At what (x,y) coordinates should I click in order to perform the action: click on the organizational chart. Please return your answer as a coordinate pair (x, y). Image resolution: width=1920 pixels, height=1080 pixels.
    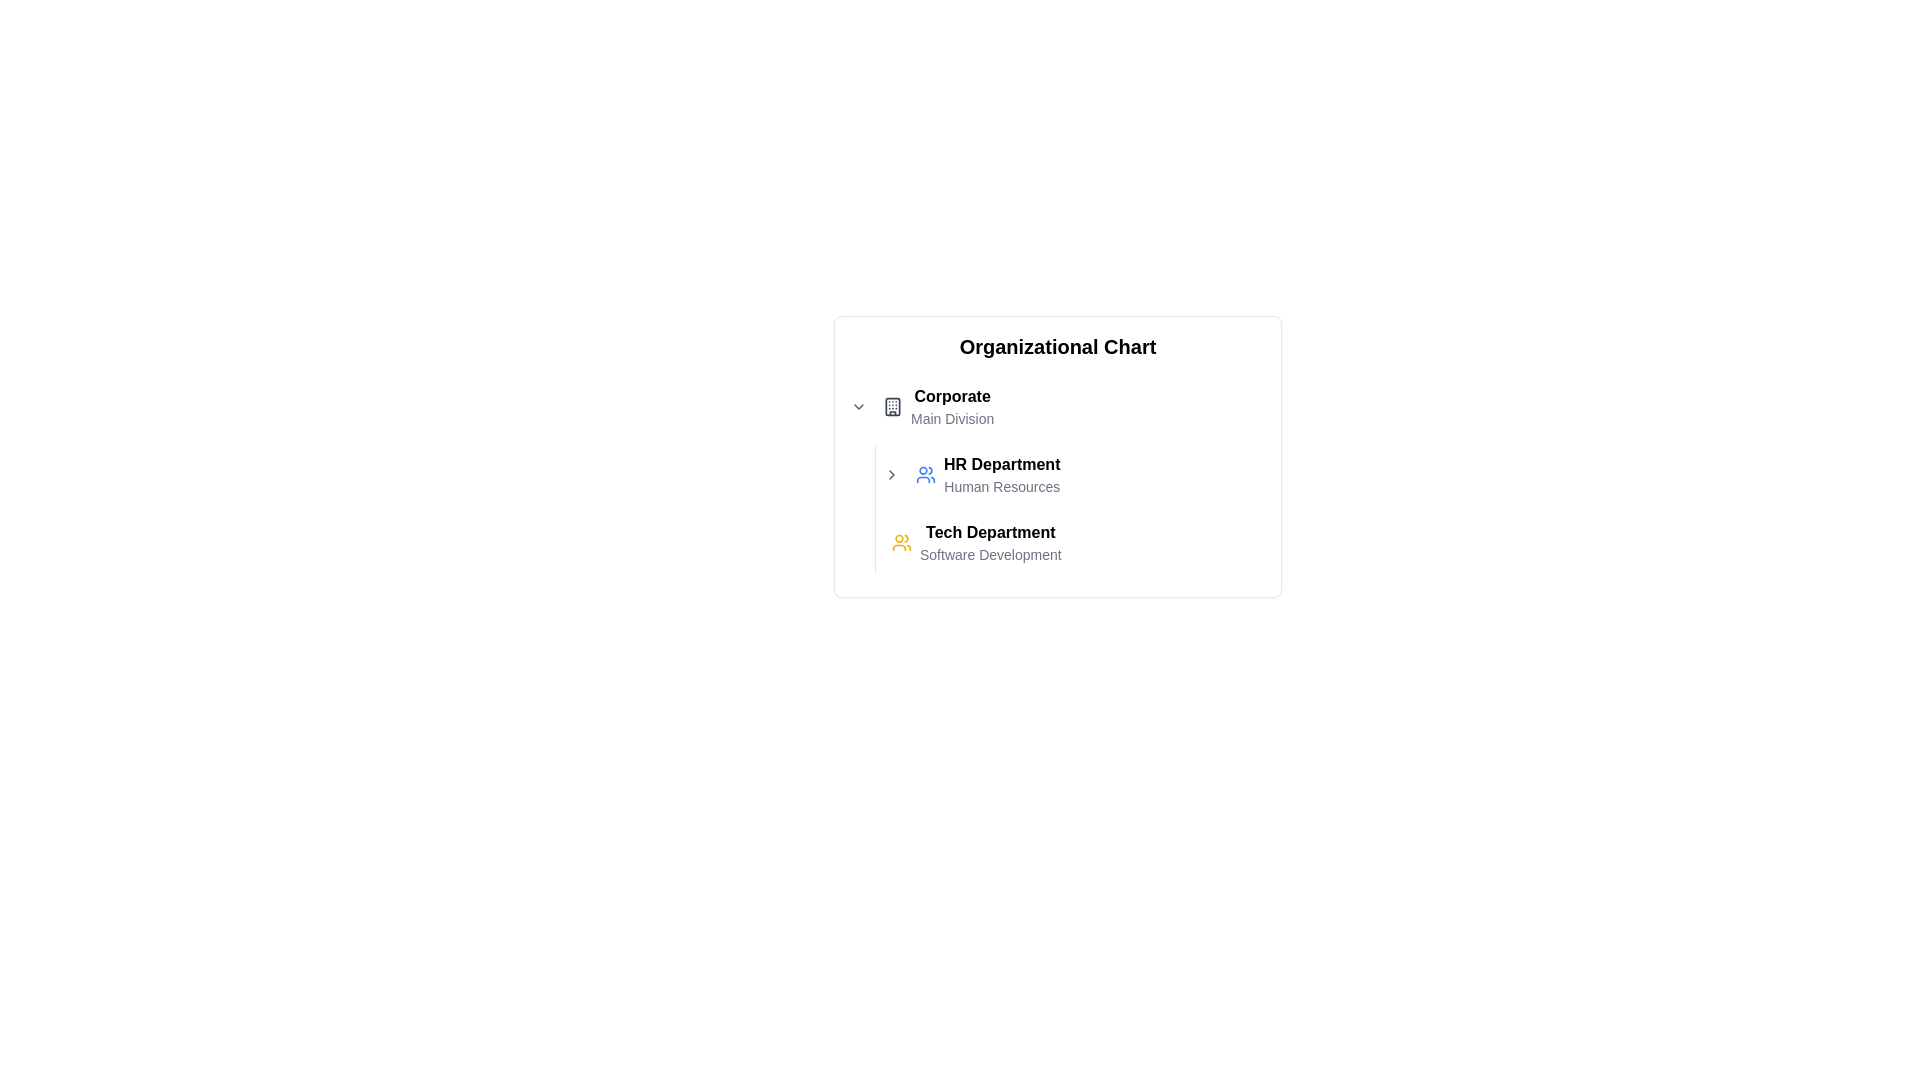
    Looking at the image, I should click on (1056, 474).